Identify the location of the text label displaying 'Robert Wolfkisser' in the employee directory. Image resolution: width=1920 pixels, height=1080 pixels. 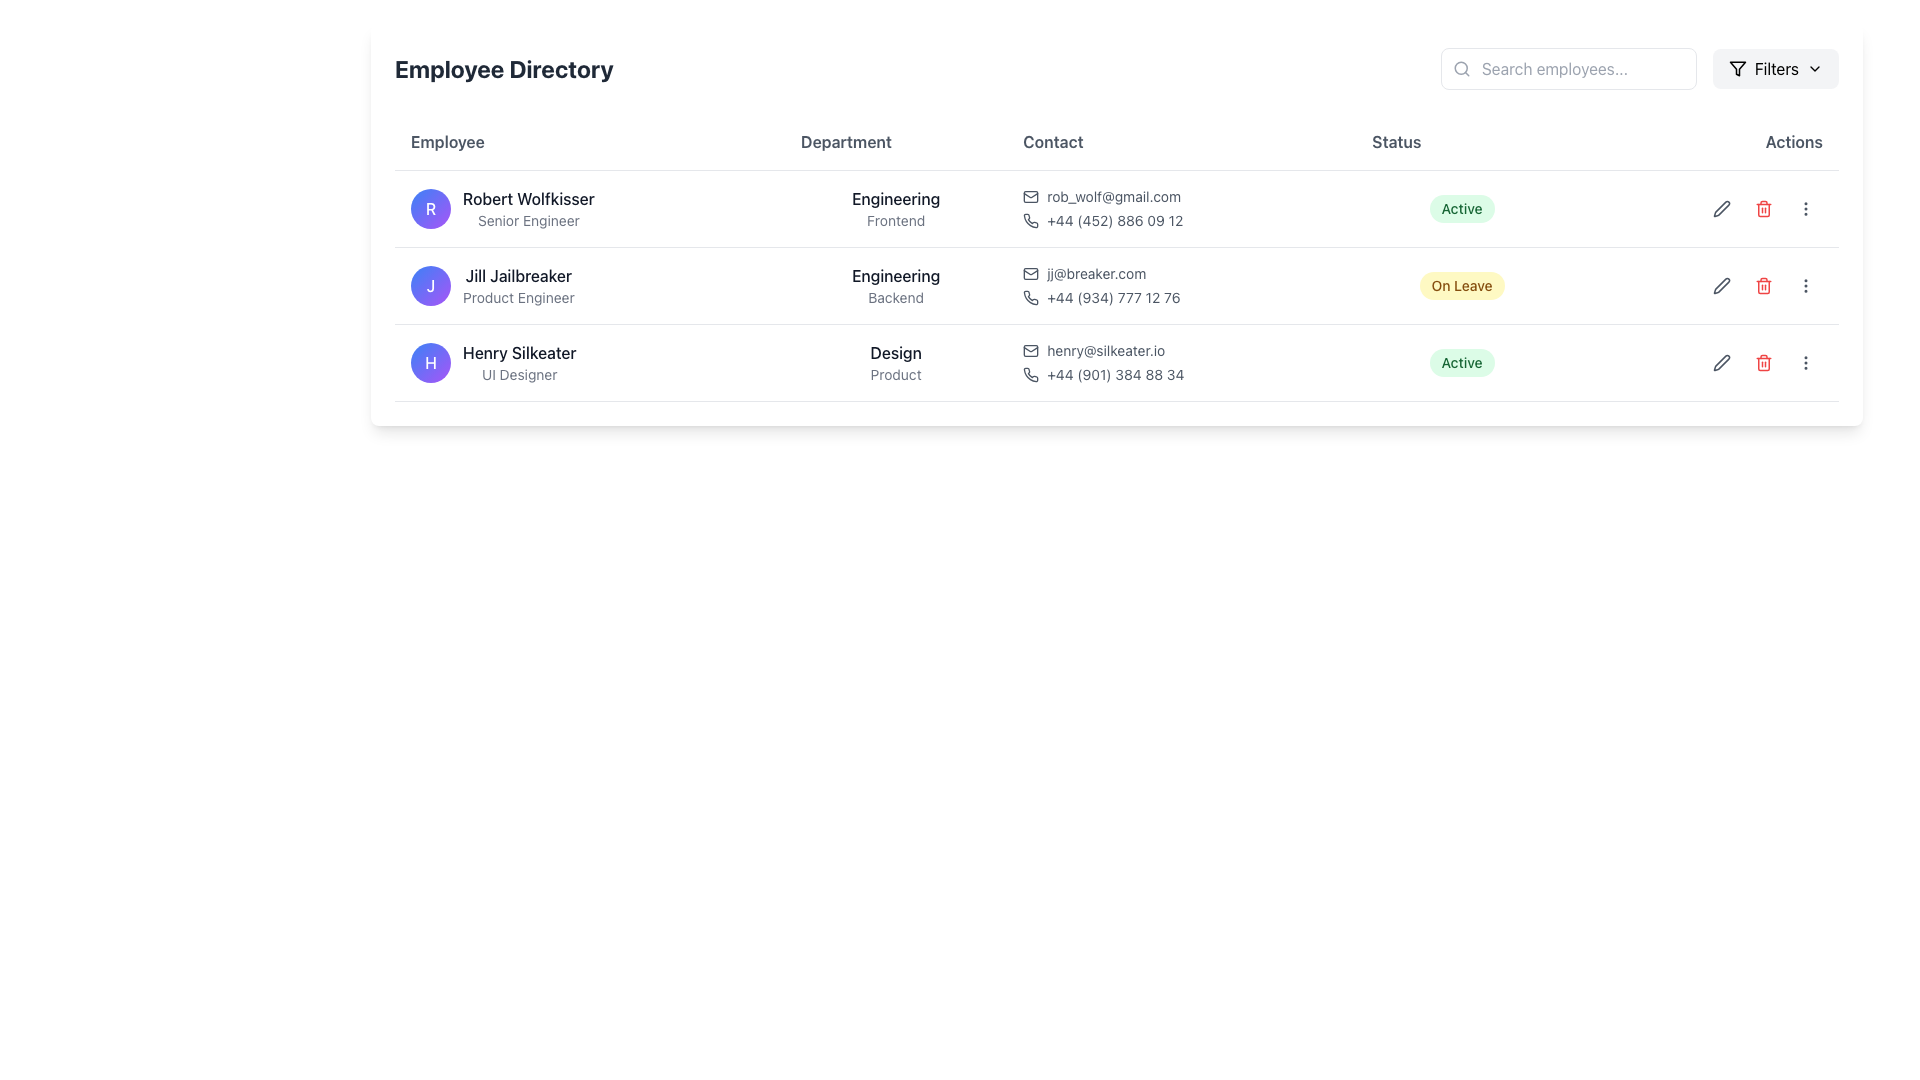
(528, 208).